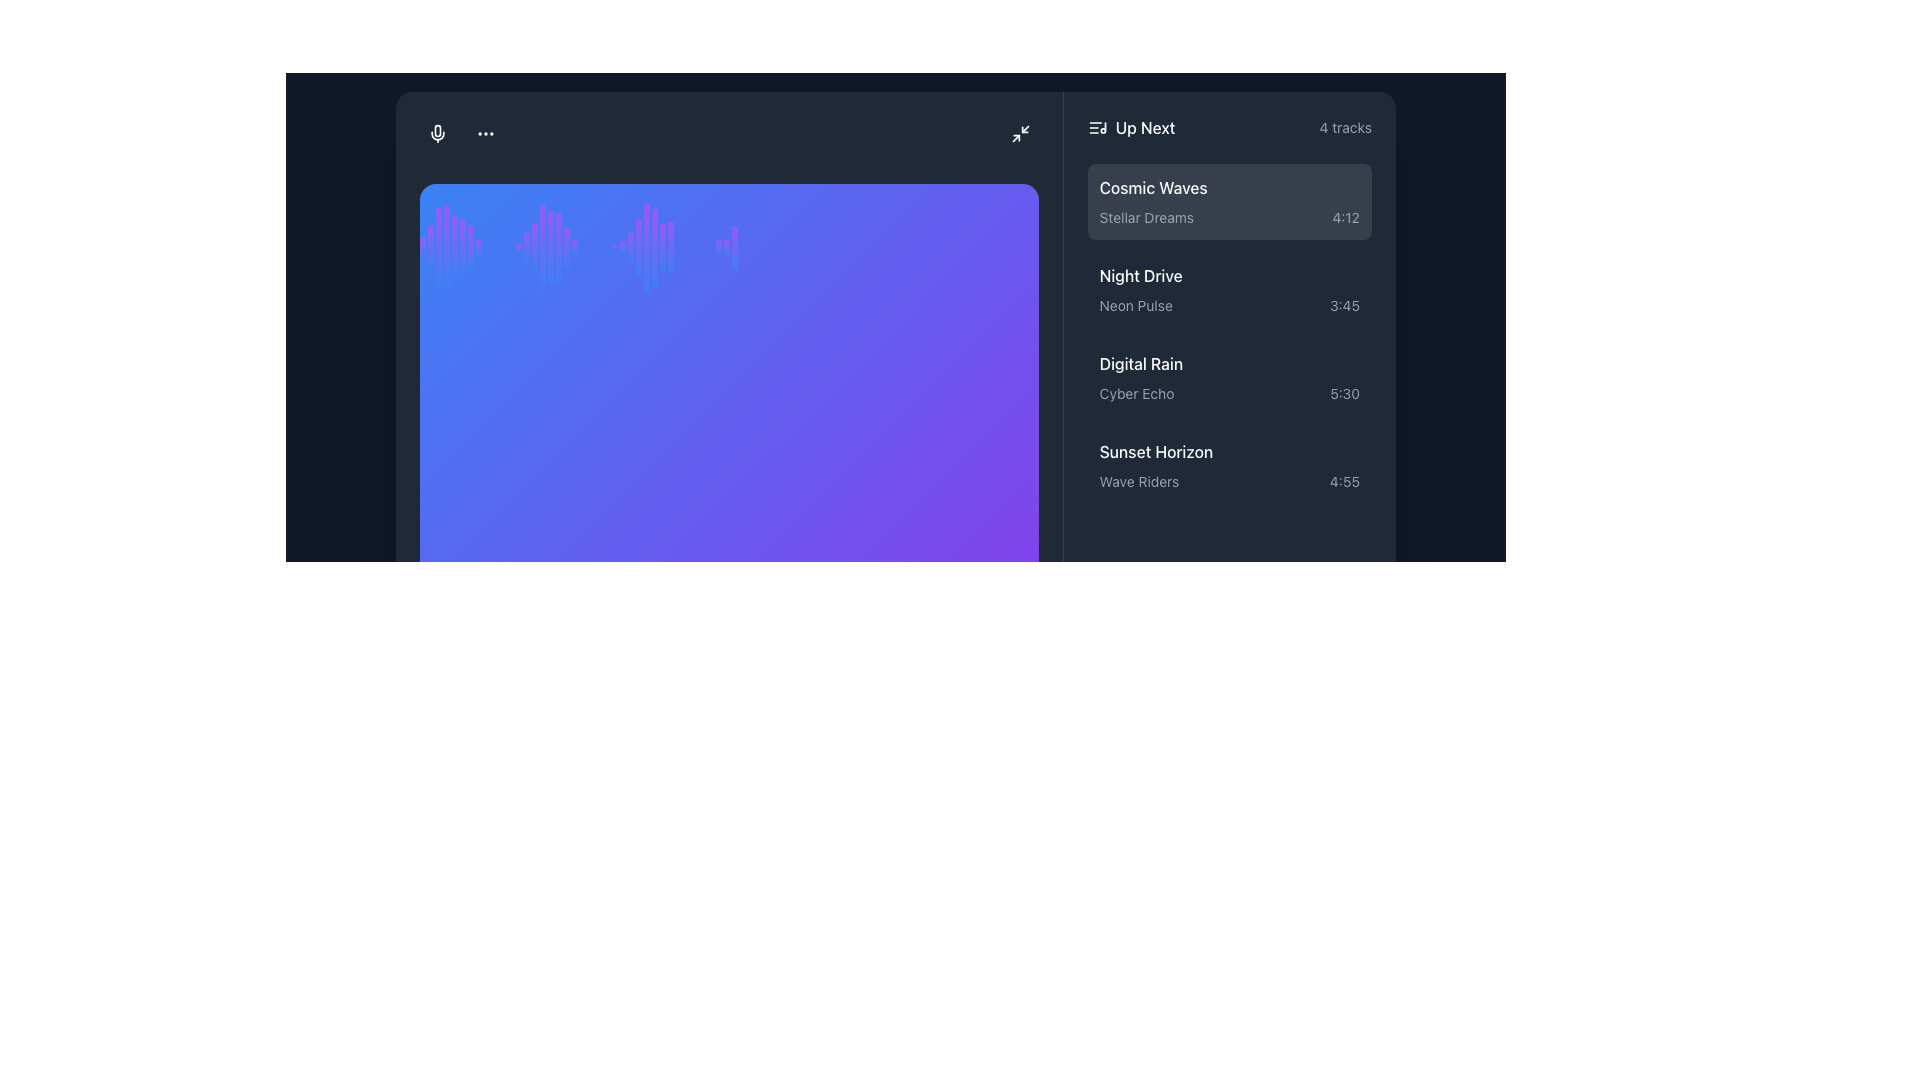 The image size is (1920, 1080). I want to click on the text block labeled 'Wave Riders' with a duration of '4:55' in the 'Up Next' panel, located under the 'Sunset Horizon' section, so click(1228, 481).